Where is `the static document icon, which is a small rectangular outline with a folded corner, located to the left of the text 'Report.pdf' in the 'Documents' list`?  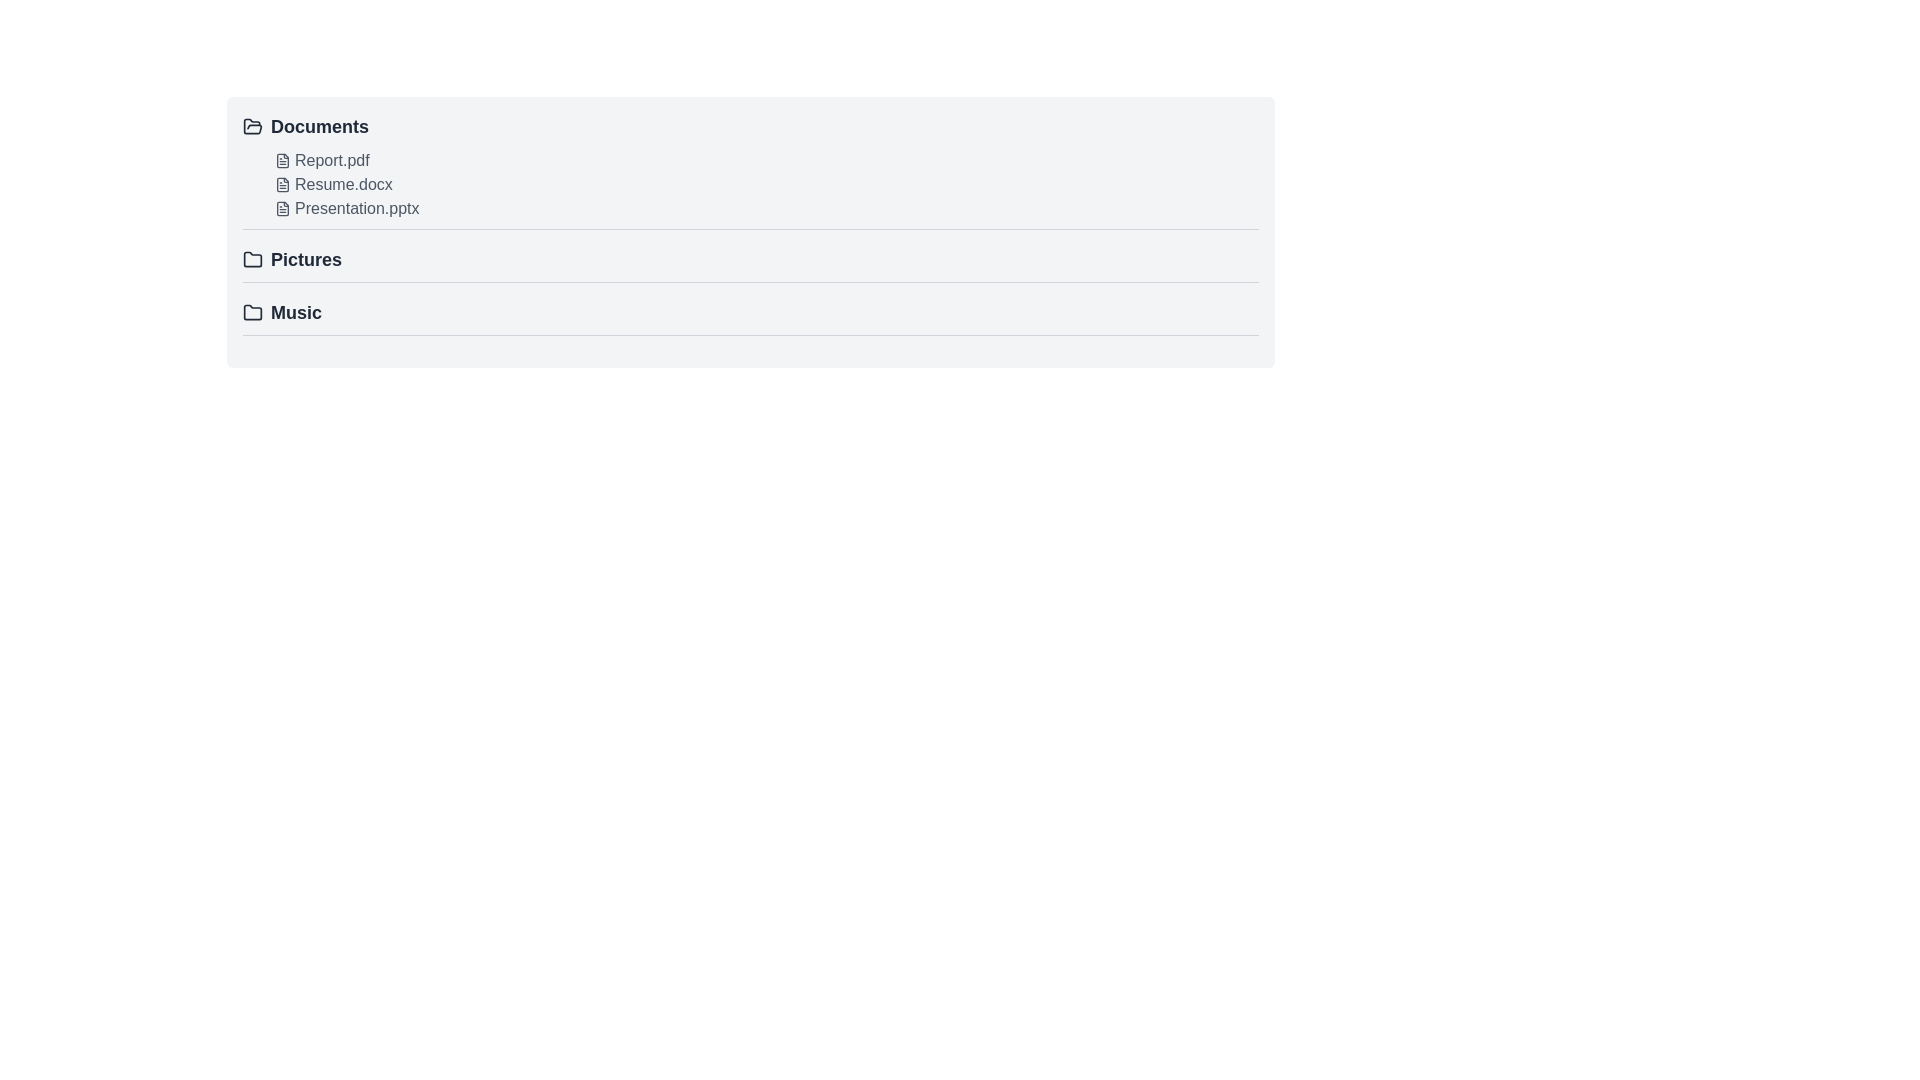 the static document icon, which is a small rectangular outline with a folded corner, located to the left of the text 'Report.pdf' in the 'Documents' list is located at coordinates (282, 160).